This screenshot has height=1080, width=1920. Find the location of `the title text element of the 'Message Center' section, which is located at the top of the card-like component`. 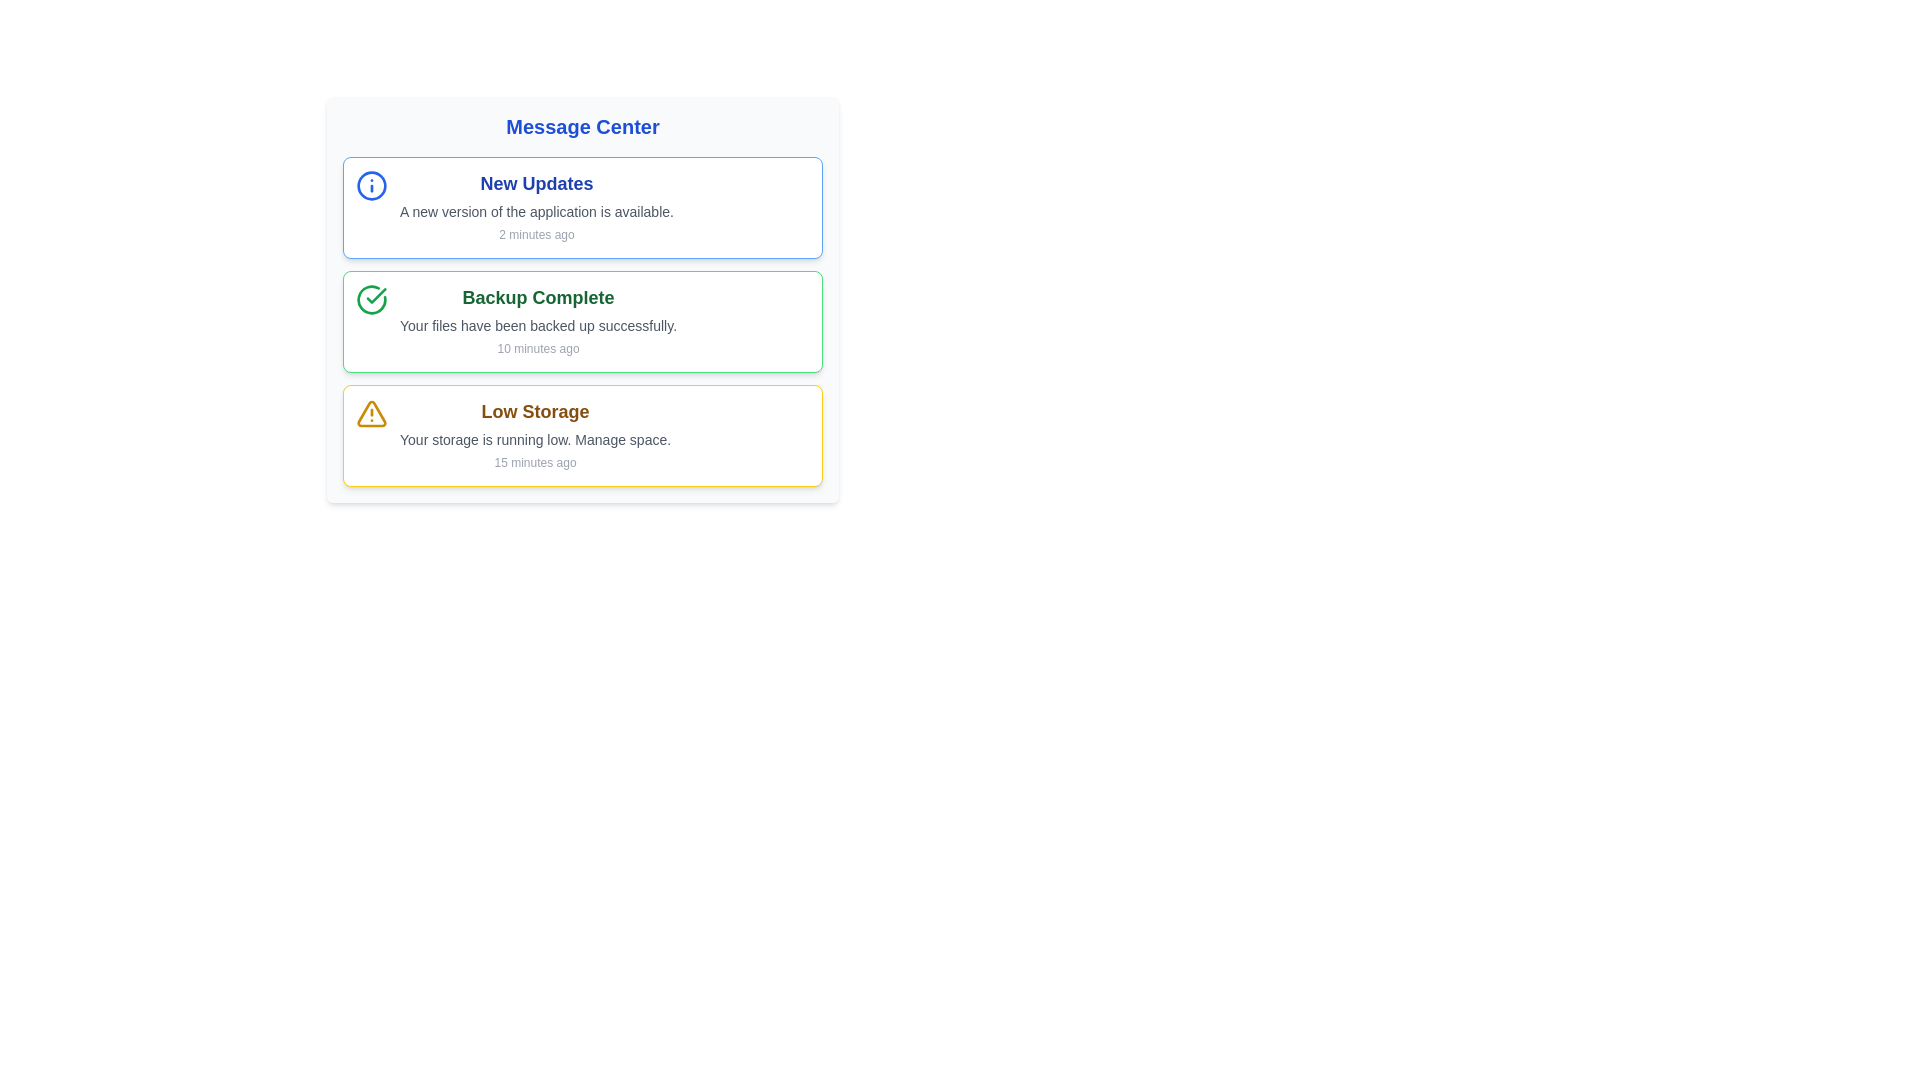

the title text element of the 'Message Center' section, which is located at the top of the card-like component is located at coordinates (581, 127).